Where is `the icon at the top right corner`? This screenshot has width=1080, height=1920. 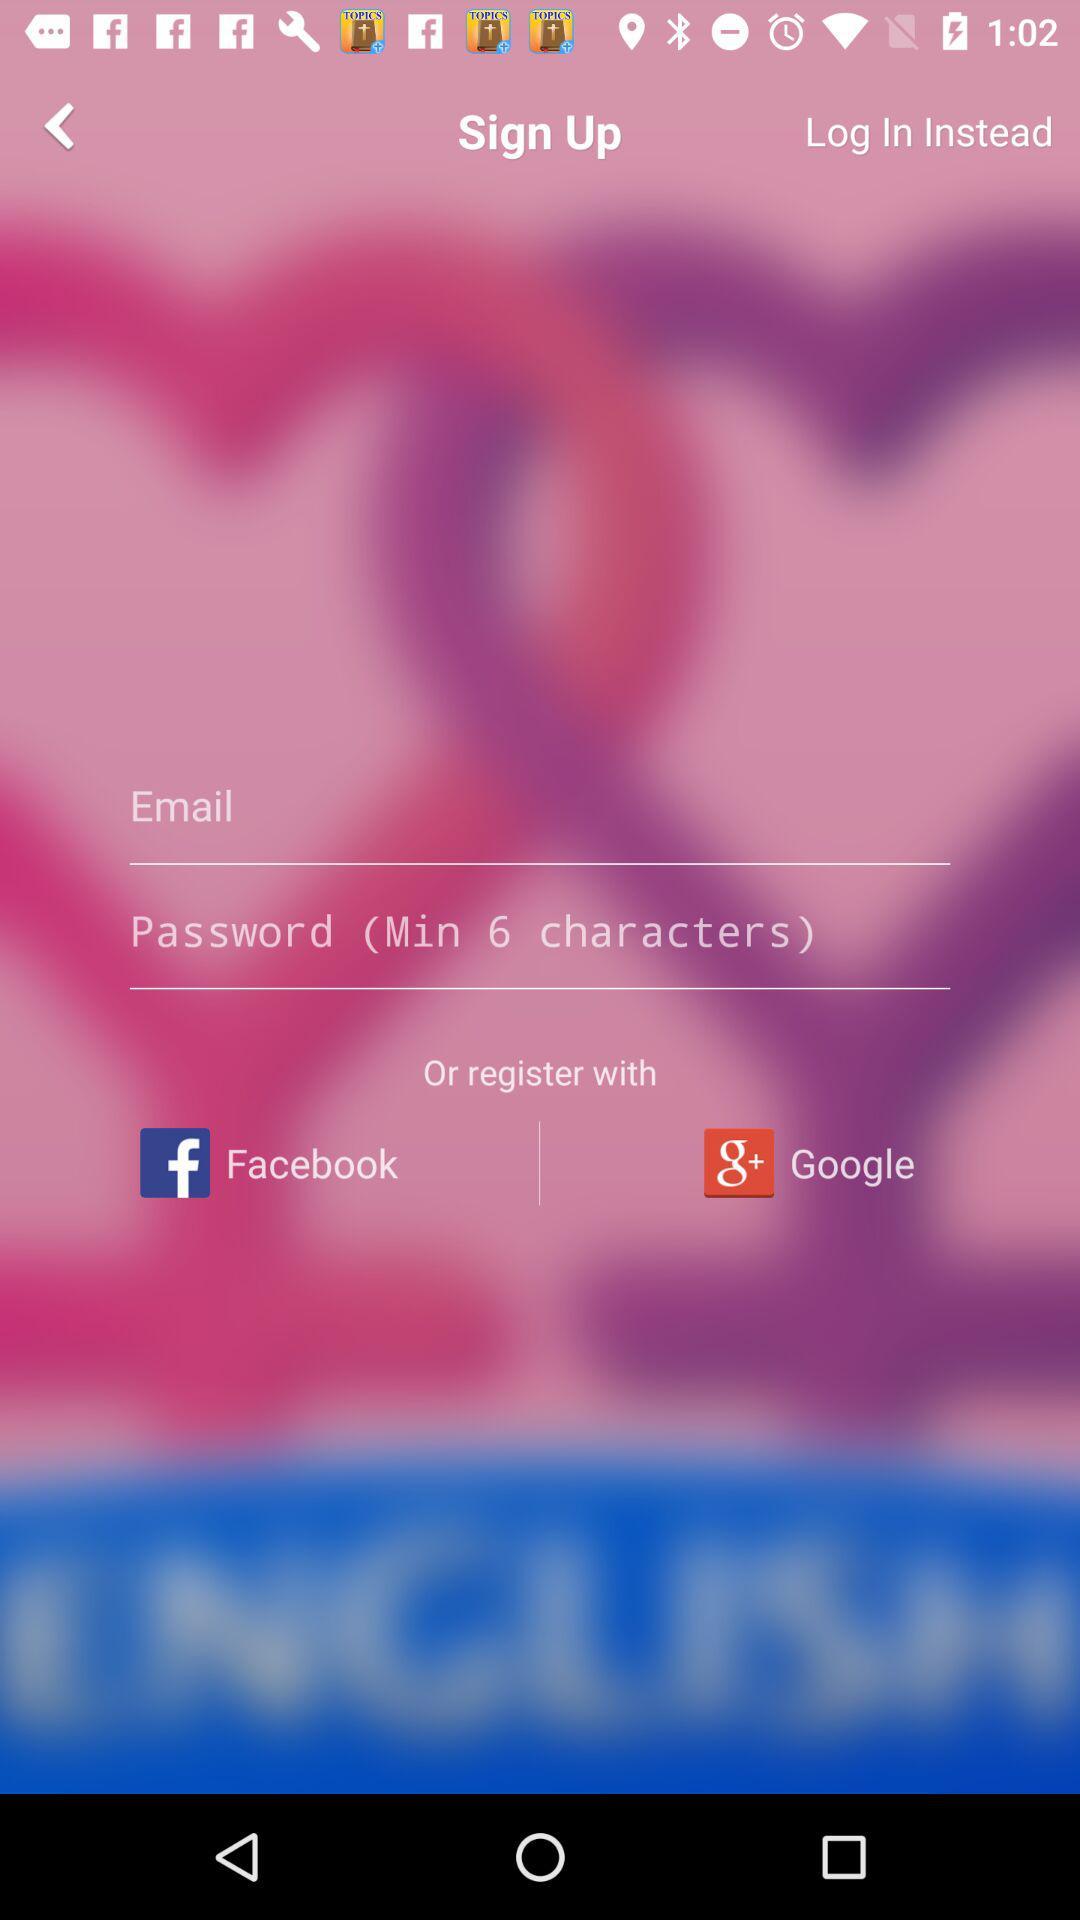
the icon at the top right corner is located at coordinates (855, 130).